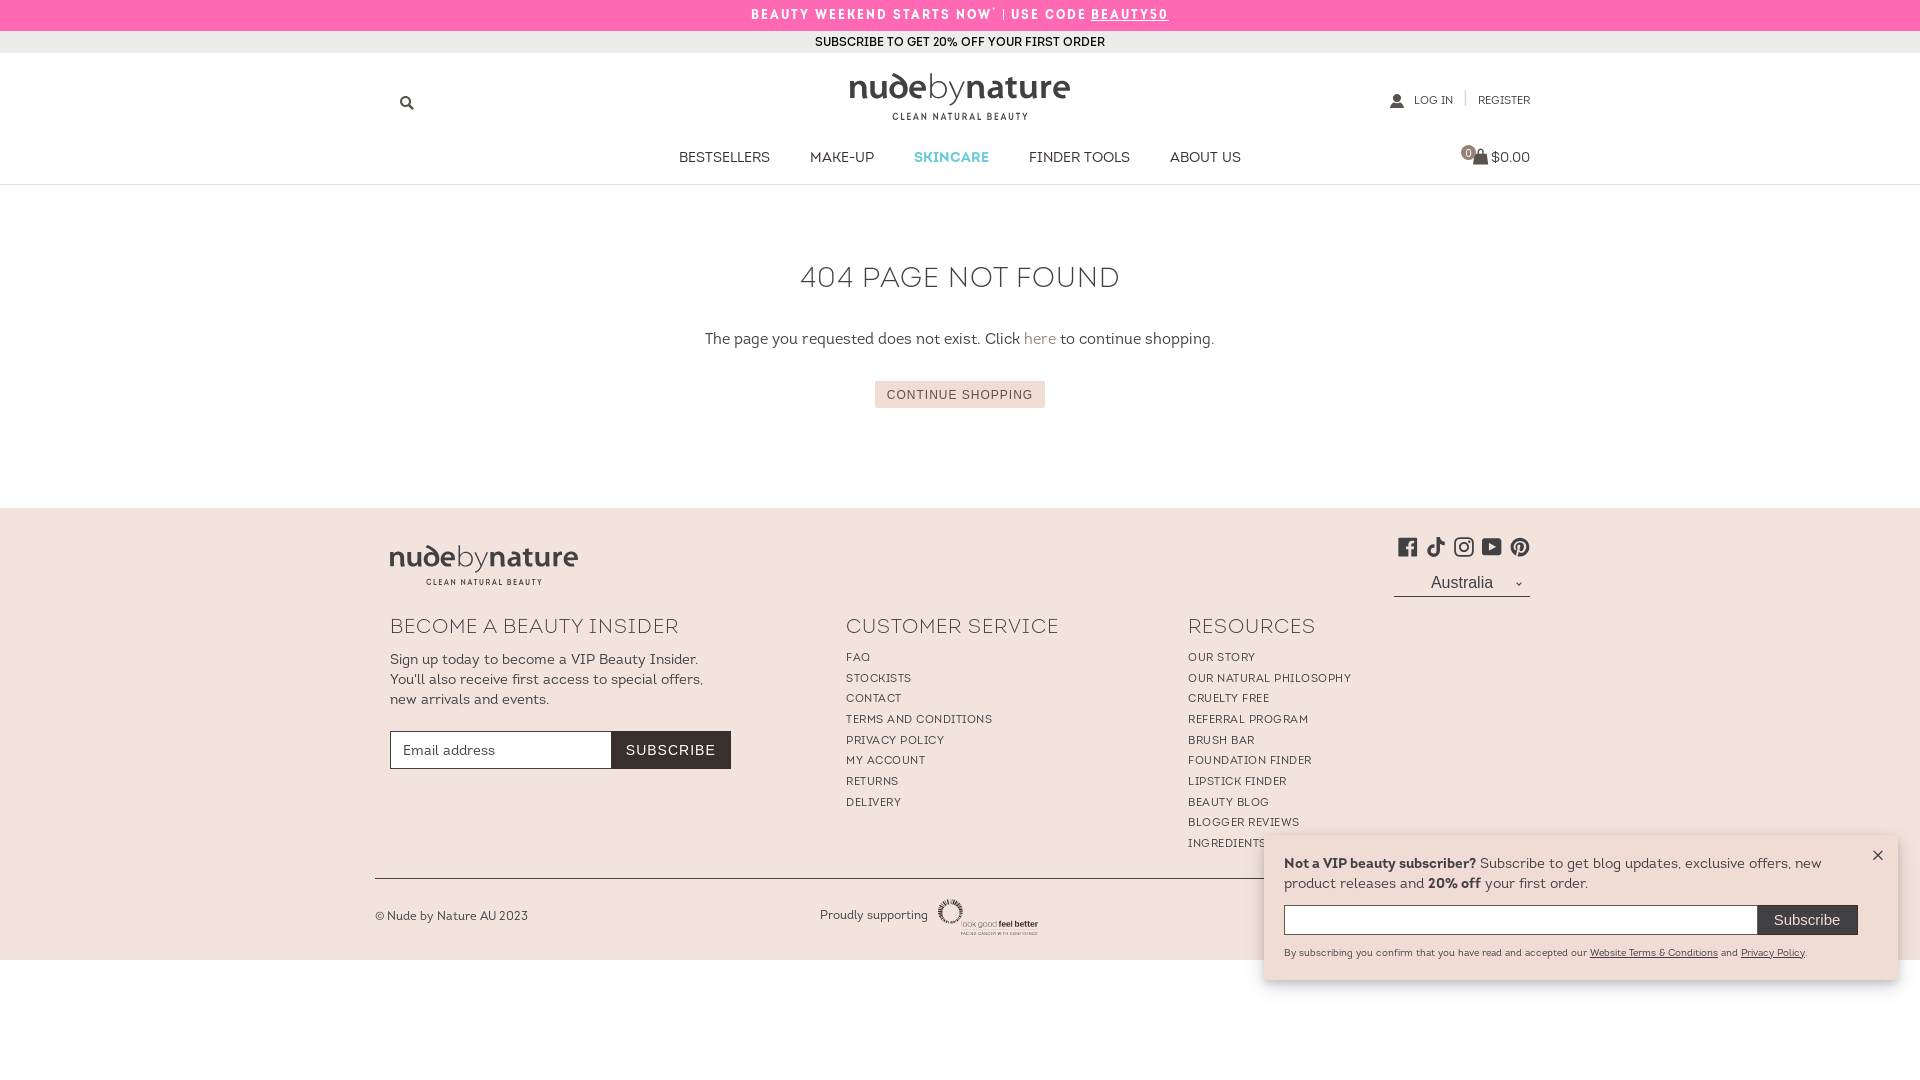  Describe the element at coordinates (723, 156) in the screenshot. I see `'BESTSELLERS'` at that location.